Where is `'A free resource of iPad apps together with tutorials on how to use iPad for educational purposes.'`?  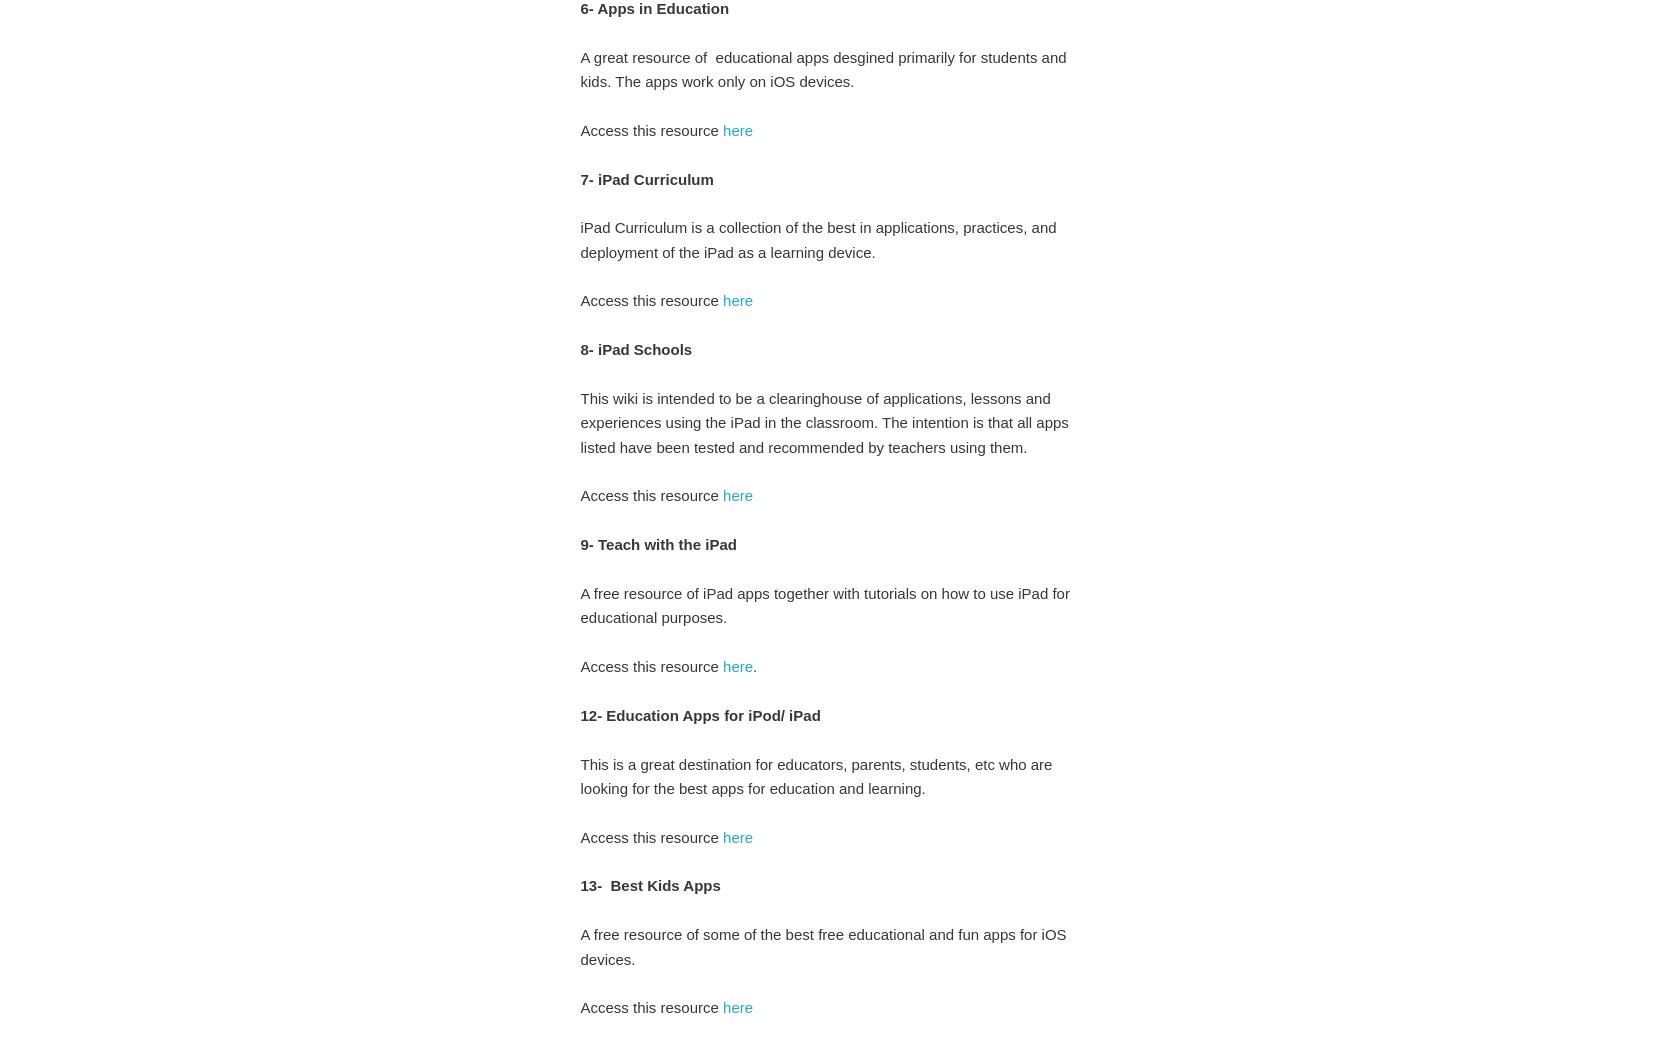
'A free resource of iPad apps together with tutorials on how to use iPad for educational purposes.' is located at coordinates (579, 603).